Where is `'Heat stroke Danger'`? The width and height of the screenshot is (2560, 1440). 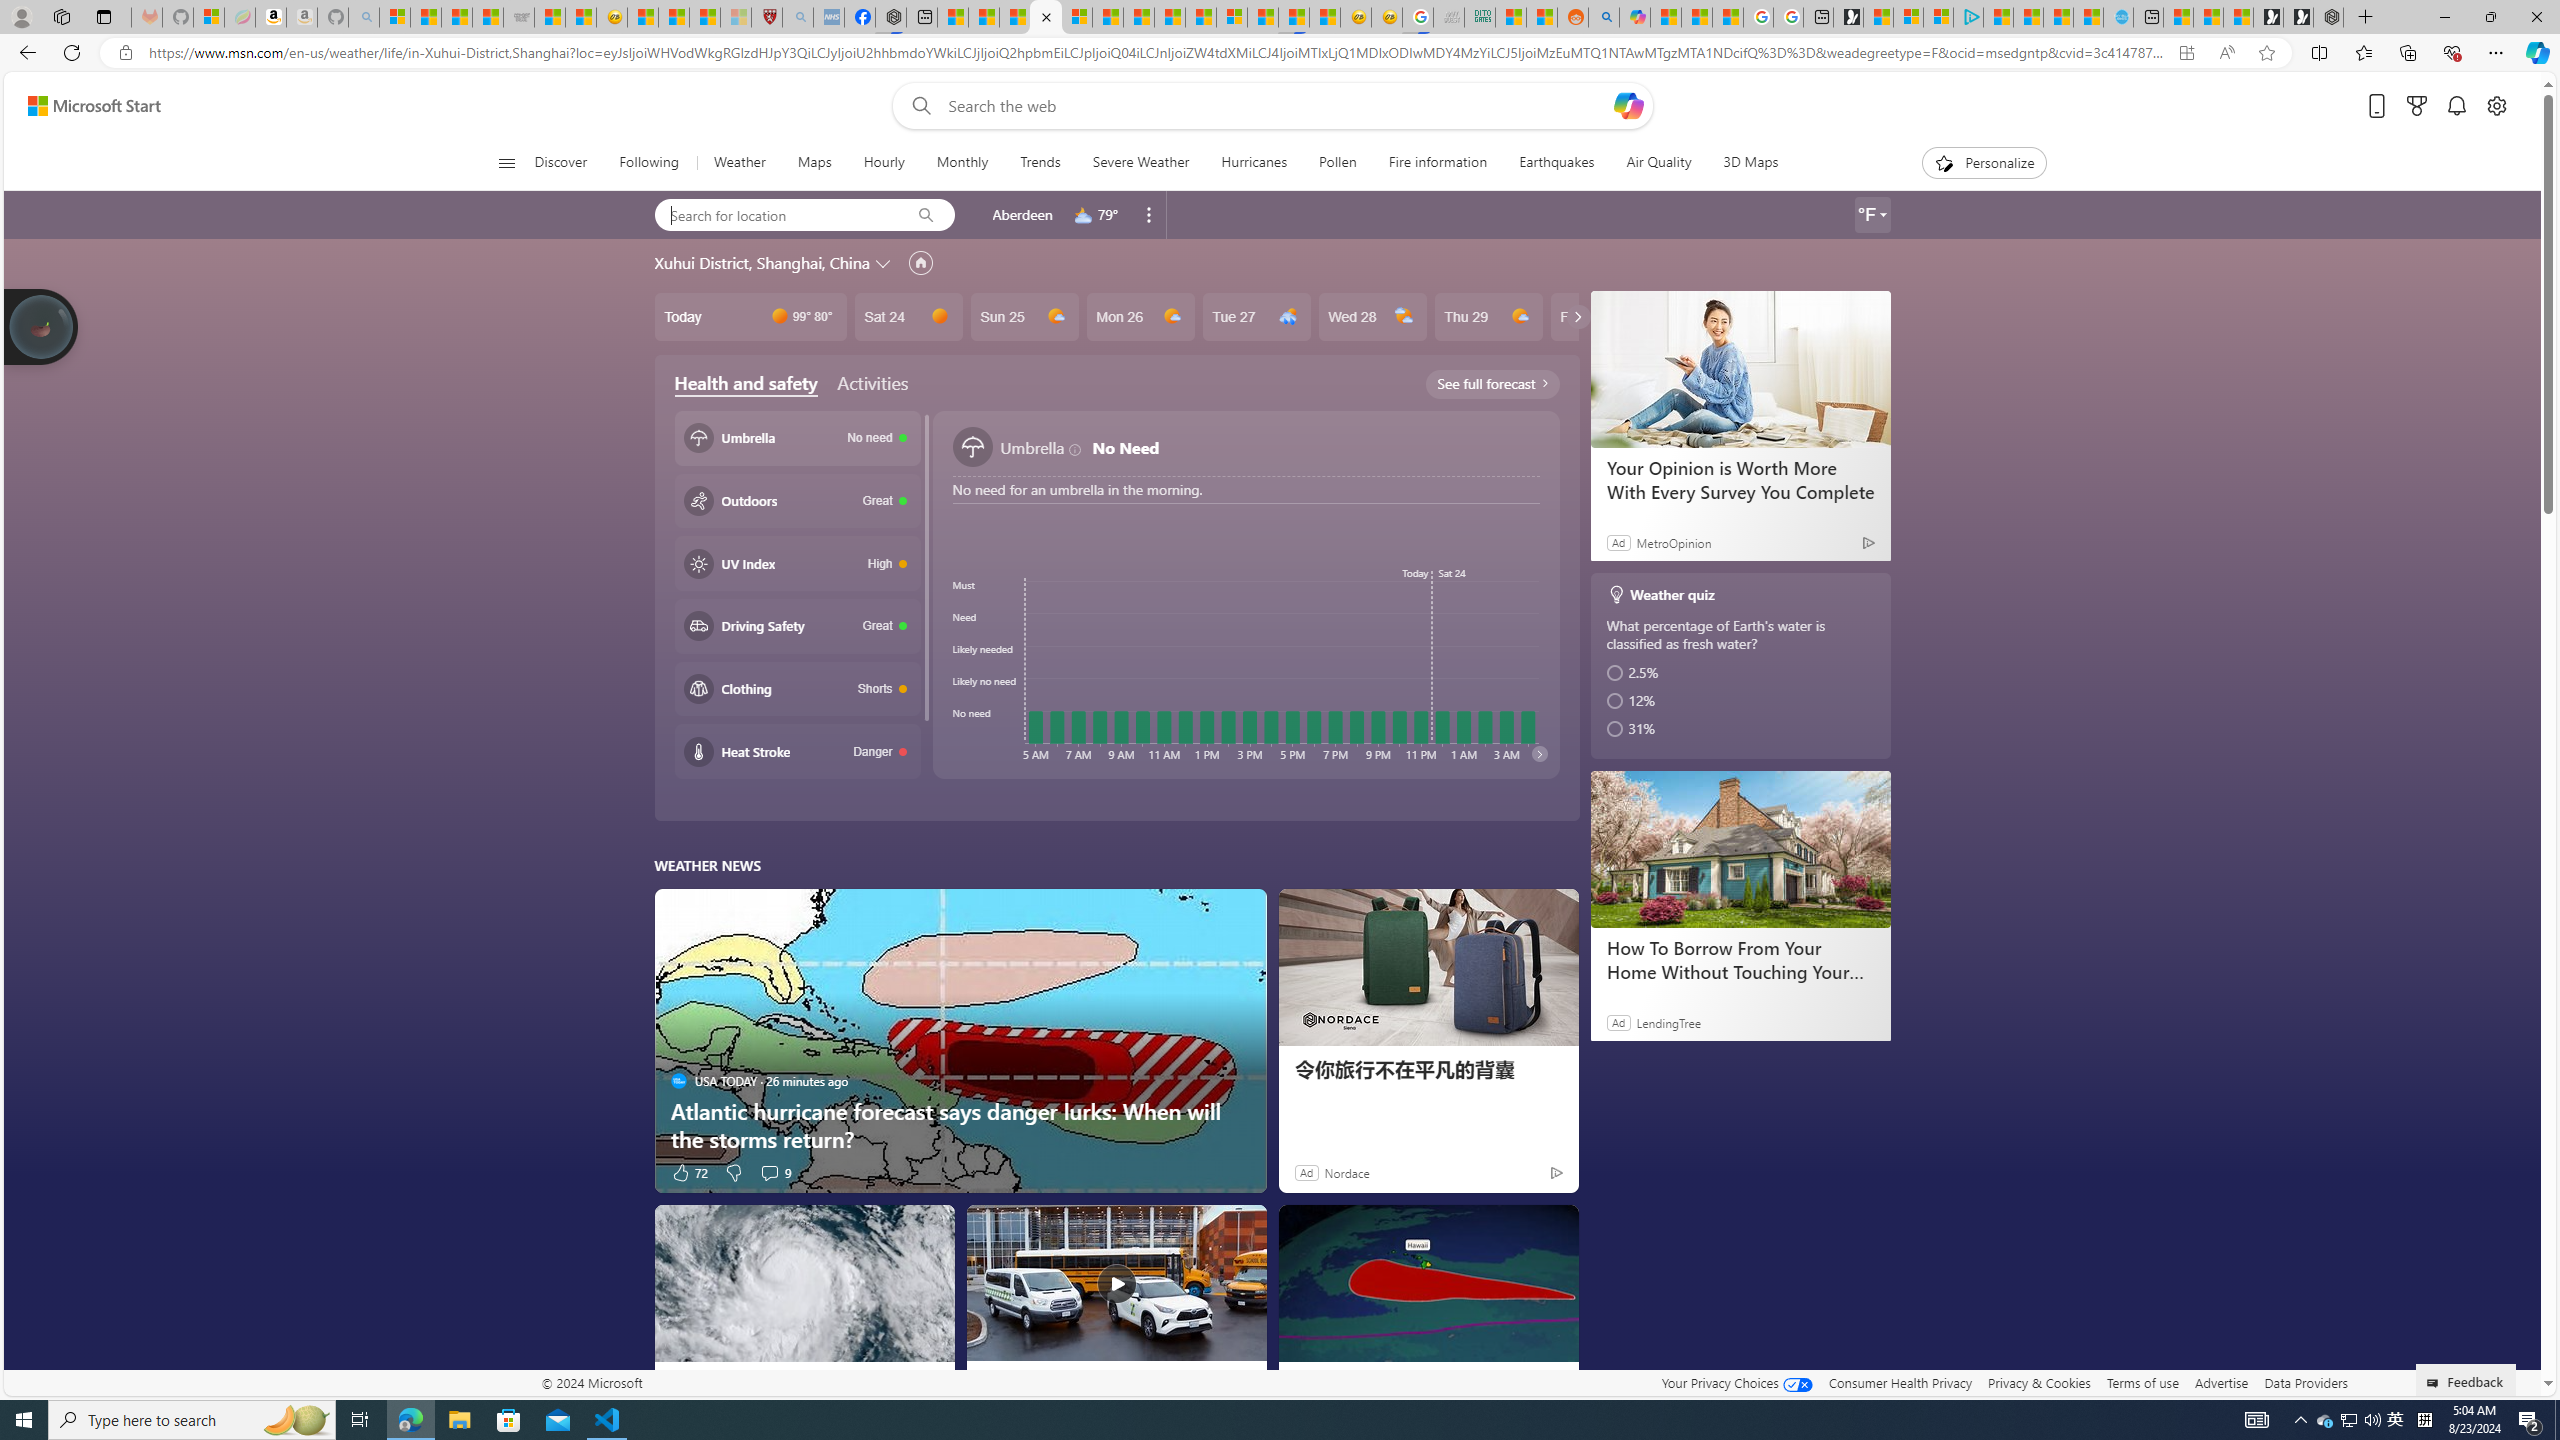 'Heat stroke Danger' is located at coordinates (796, 750).